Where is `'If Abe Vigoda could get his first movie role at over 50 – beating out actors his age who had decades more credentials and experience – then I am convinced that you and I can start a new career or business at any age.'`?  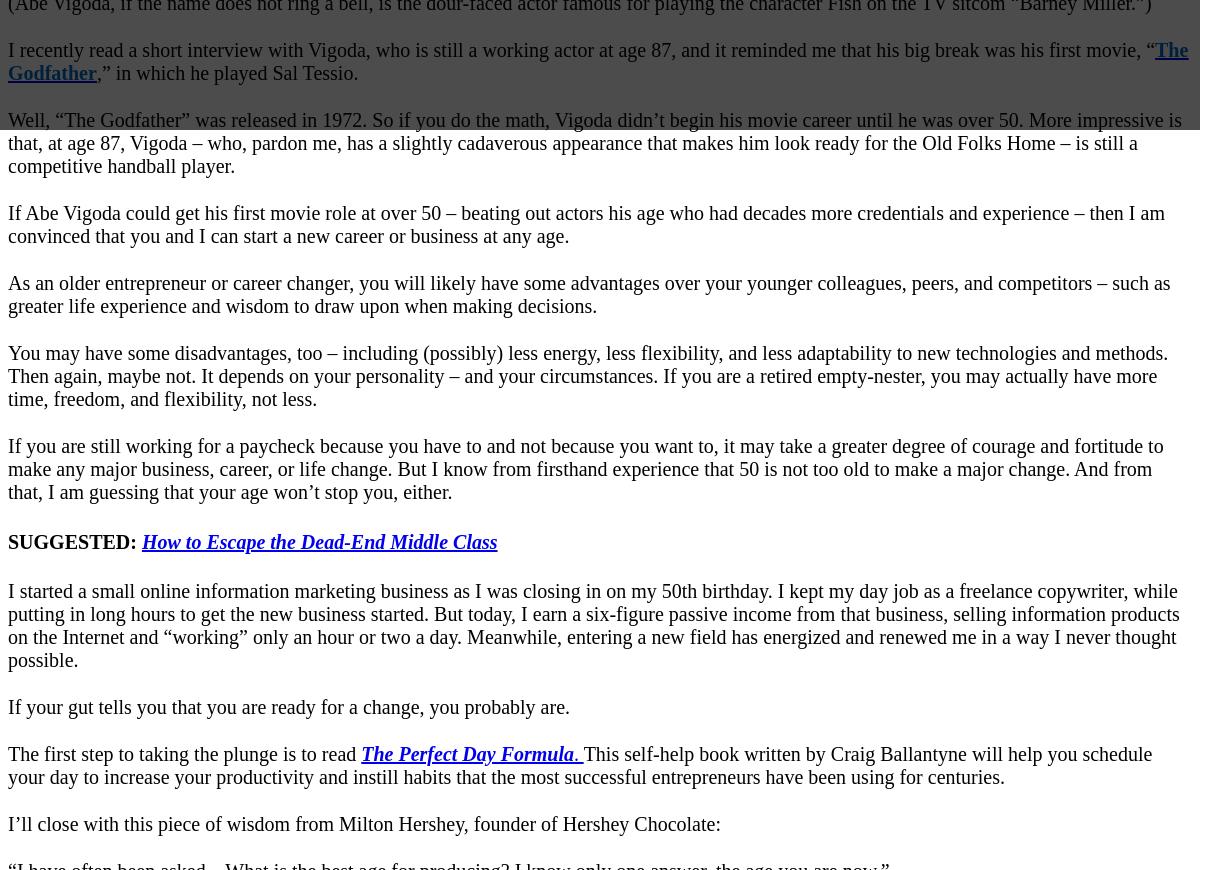
'If Abe Vigoda could get his first movie role at over 50 – beating out actors his age who had decades more credentials and experience – then I am convinced that you and I can start a new career or business at any age.' is located at coordinates (585, 224).